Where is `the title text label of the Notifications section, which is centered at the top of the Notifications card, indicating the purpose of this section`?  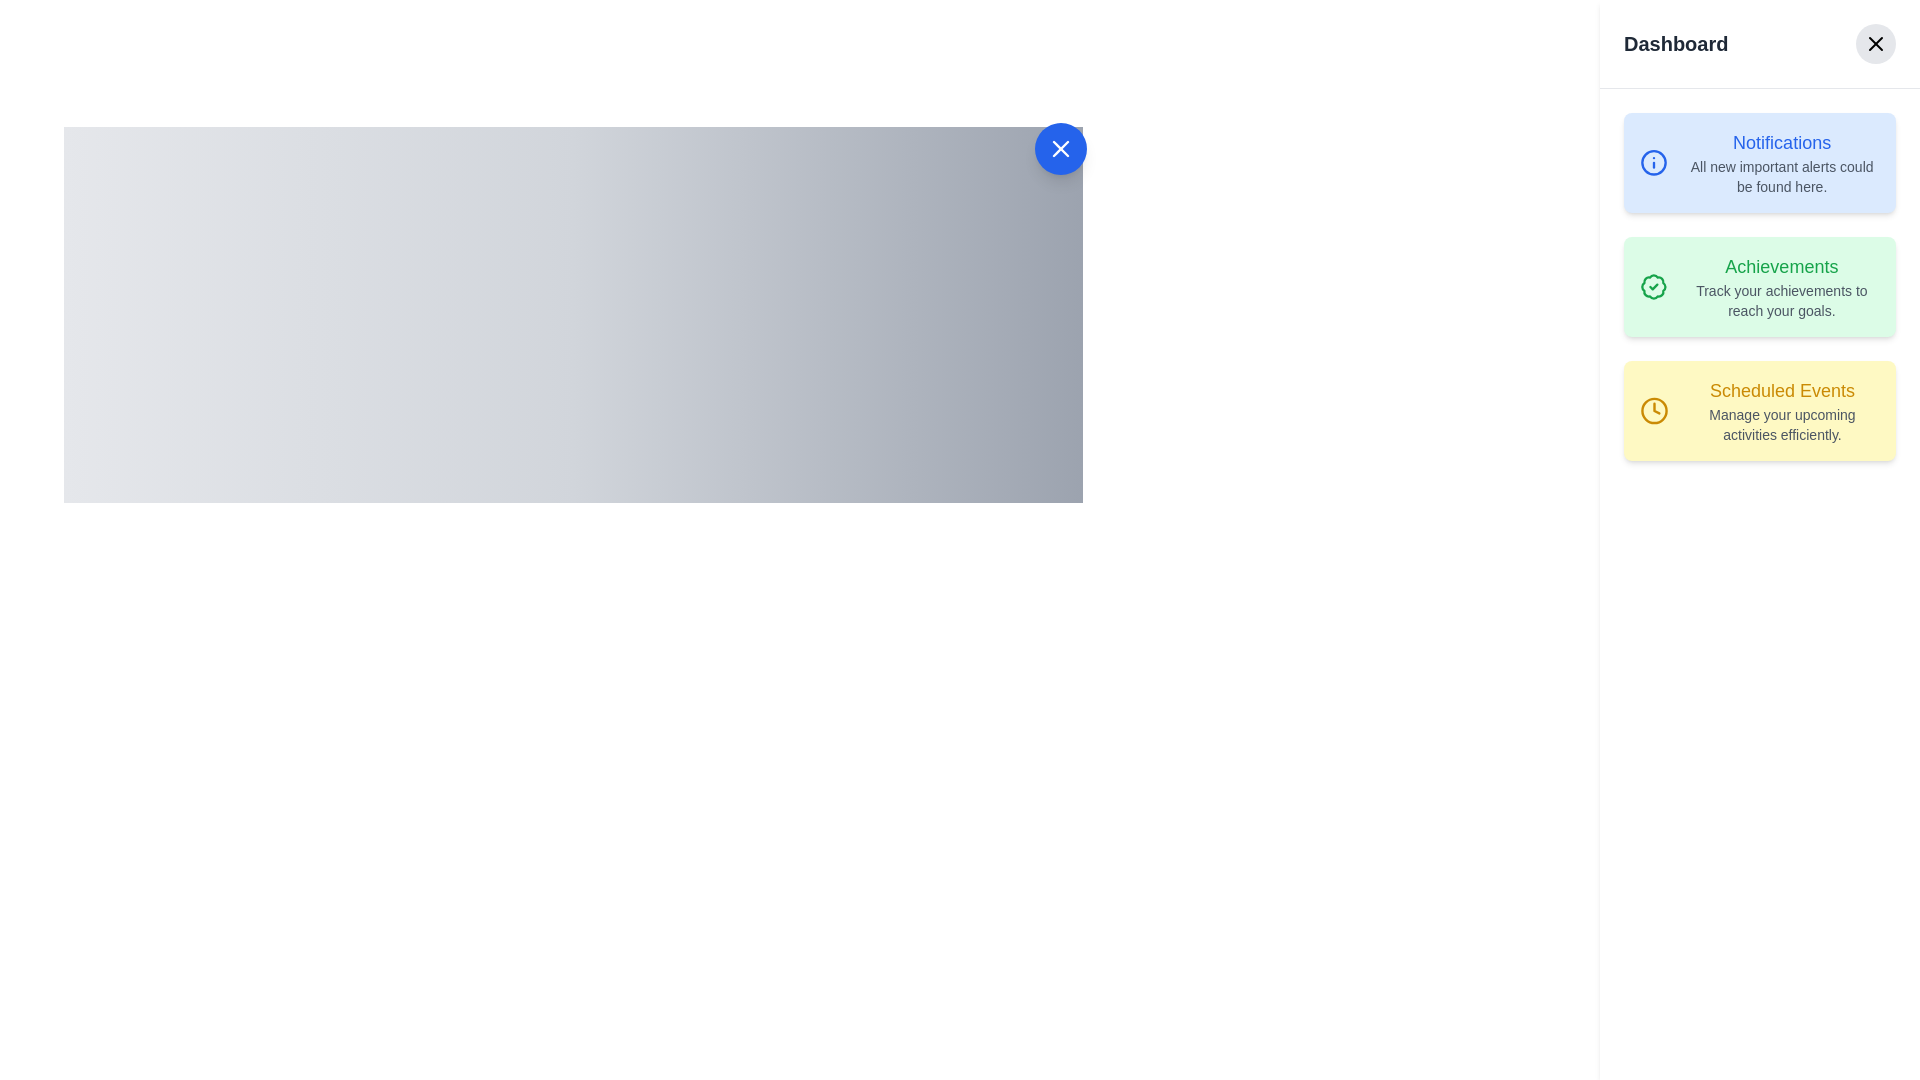 the title text label of the Notifications section, which is centered at the top of the Notifications card, indicating the purpose of this section is located at coordinates (1782, 141).